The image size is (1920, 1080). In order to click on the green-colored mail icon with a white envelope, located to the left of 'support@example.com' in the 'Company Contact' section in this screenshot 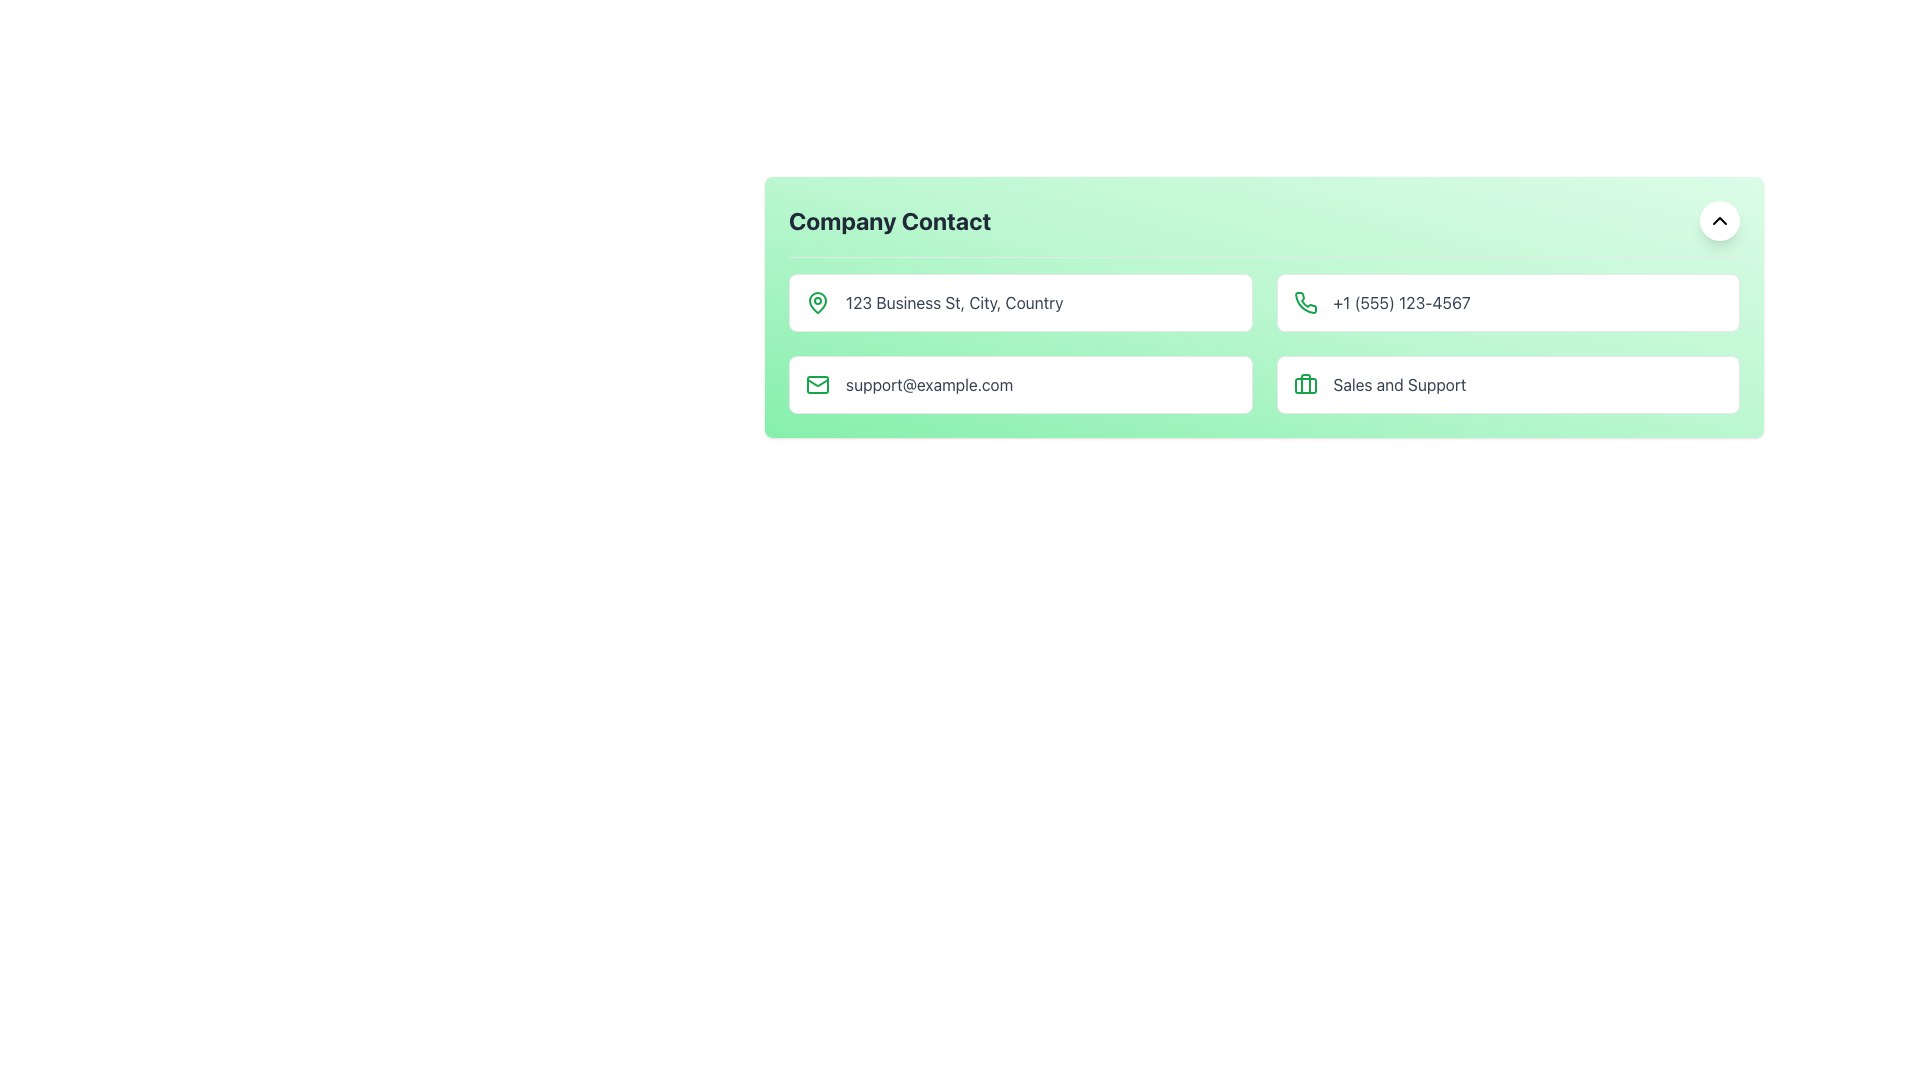, I will do `click(817, 385)`.